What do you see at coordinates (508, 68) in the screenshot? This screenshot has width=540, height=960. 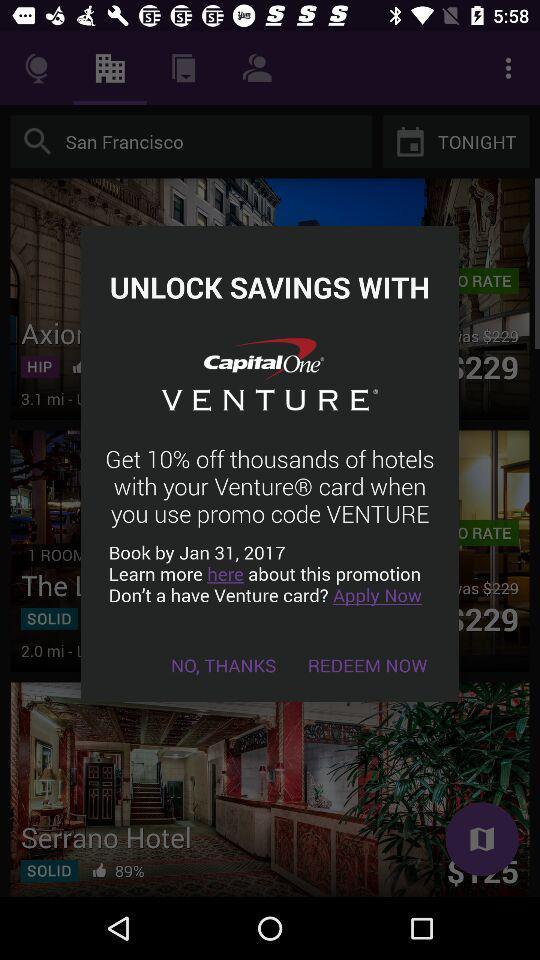 I see `the 3 dot vertical symbol more option` at bounding box center [508, 68].